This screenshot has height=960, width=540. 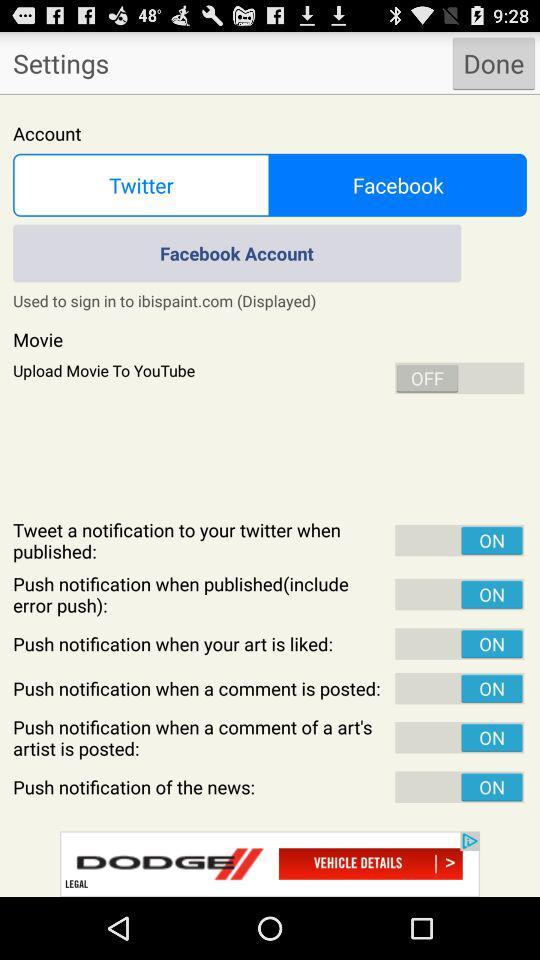 I want to click on description, so click(x=270, y=494).